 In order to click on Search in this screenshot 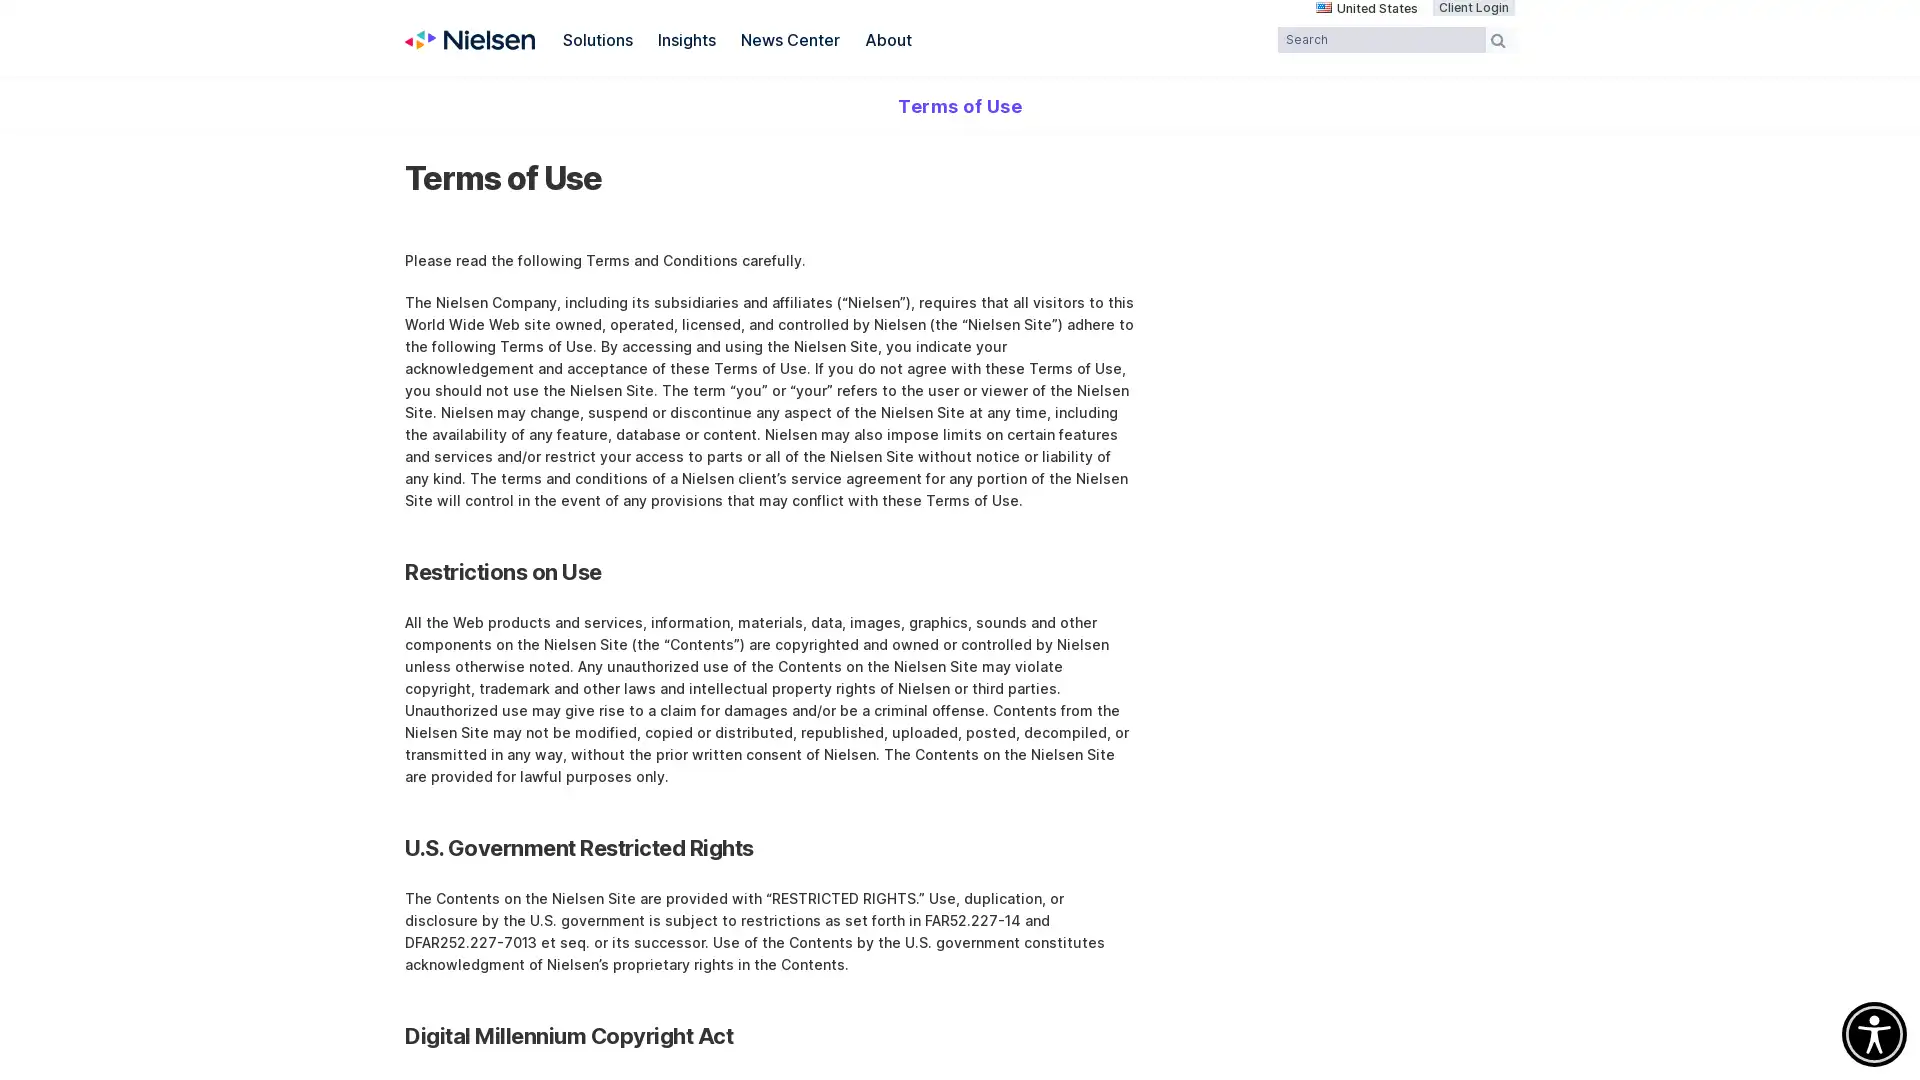, I will do `click(1500, 39)`.